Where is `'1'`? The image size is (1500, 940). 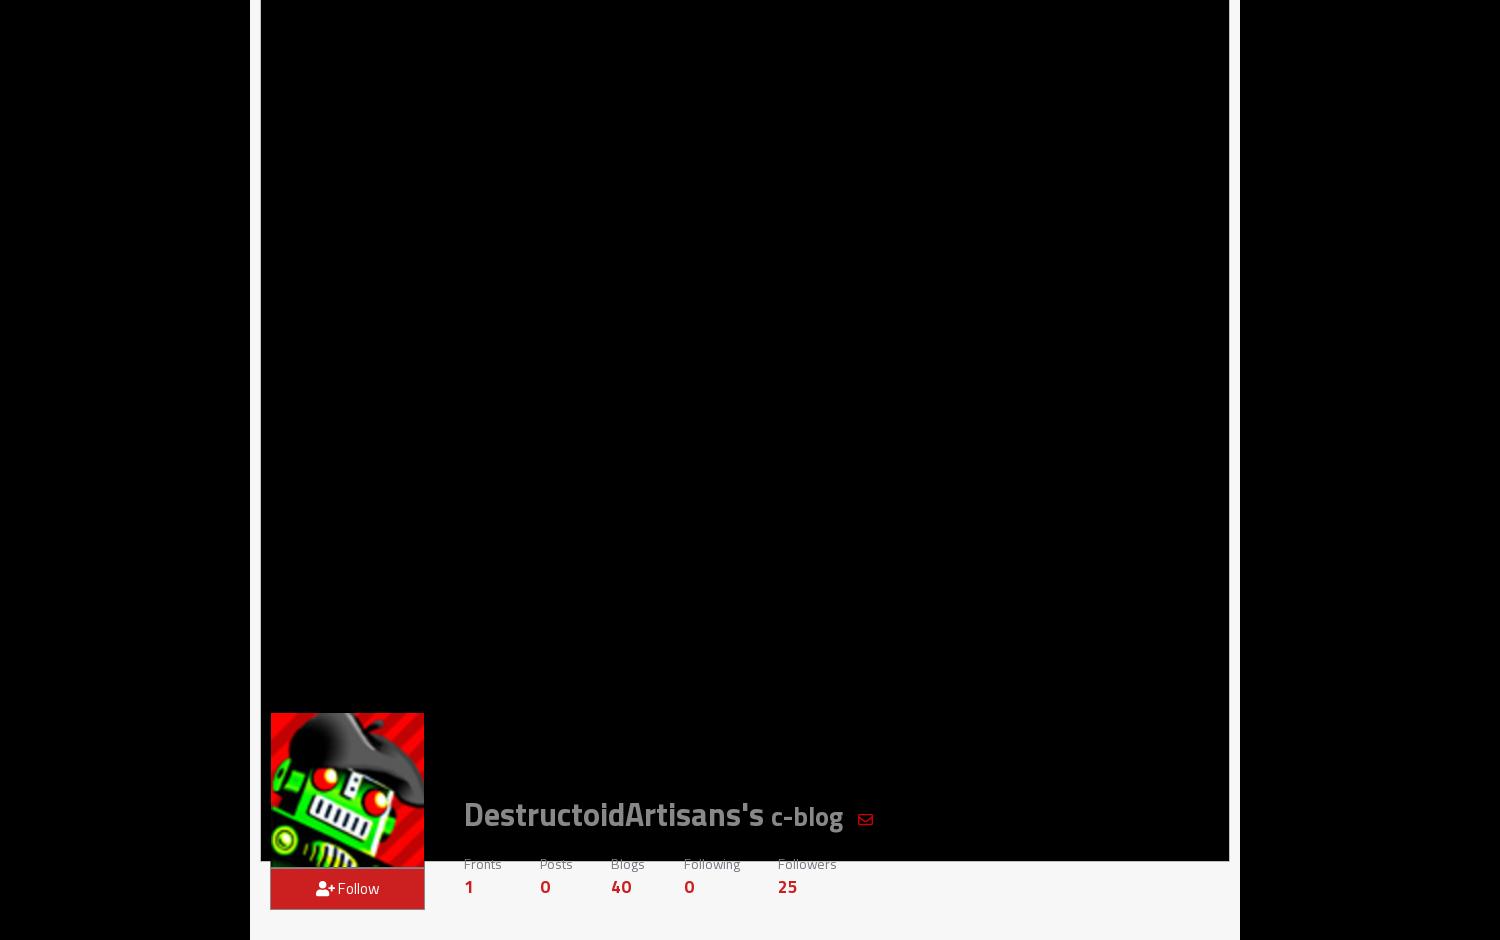 '1' is located at coordinates (467, 886).